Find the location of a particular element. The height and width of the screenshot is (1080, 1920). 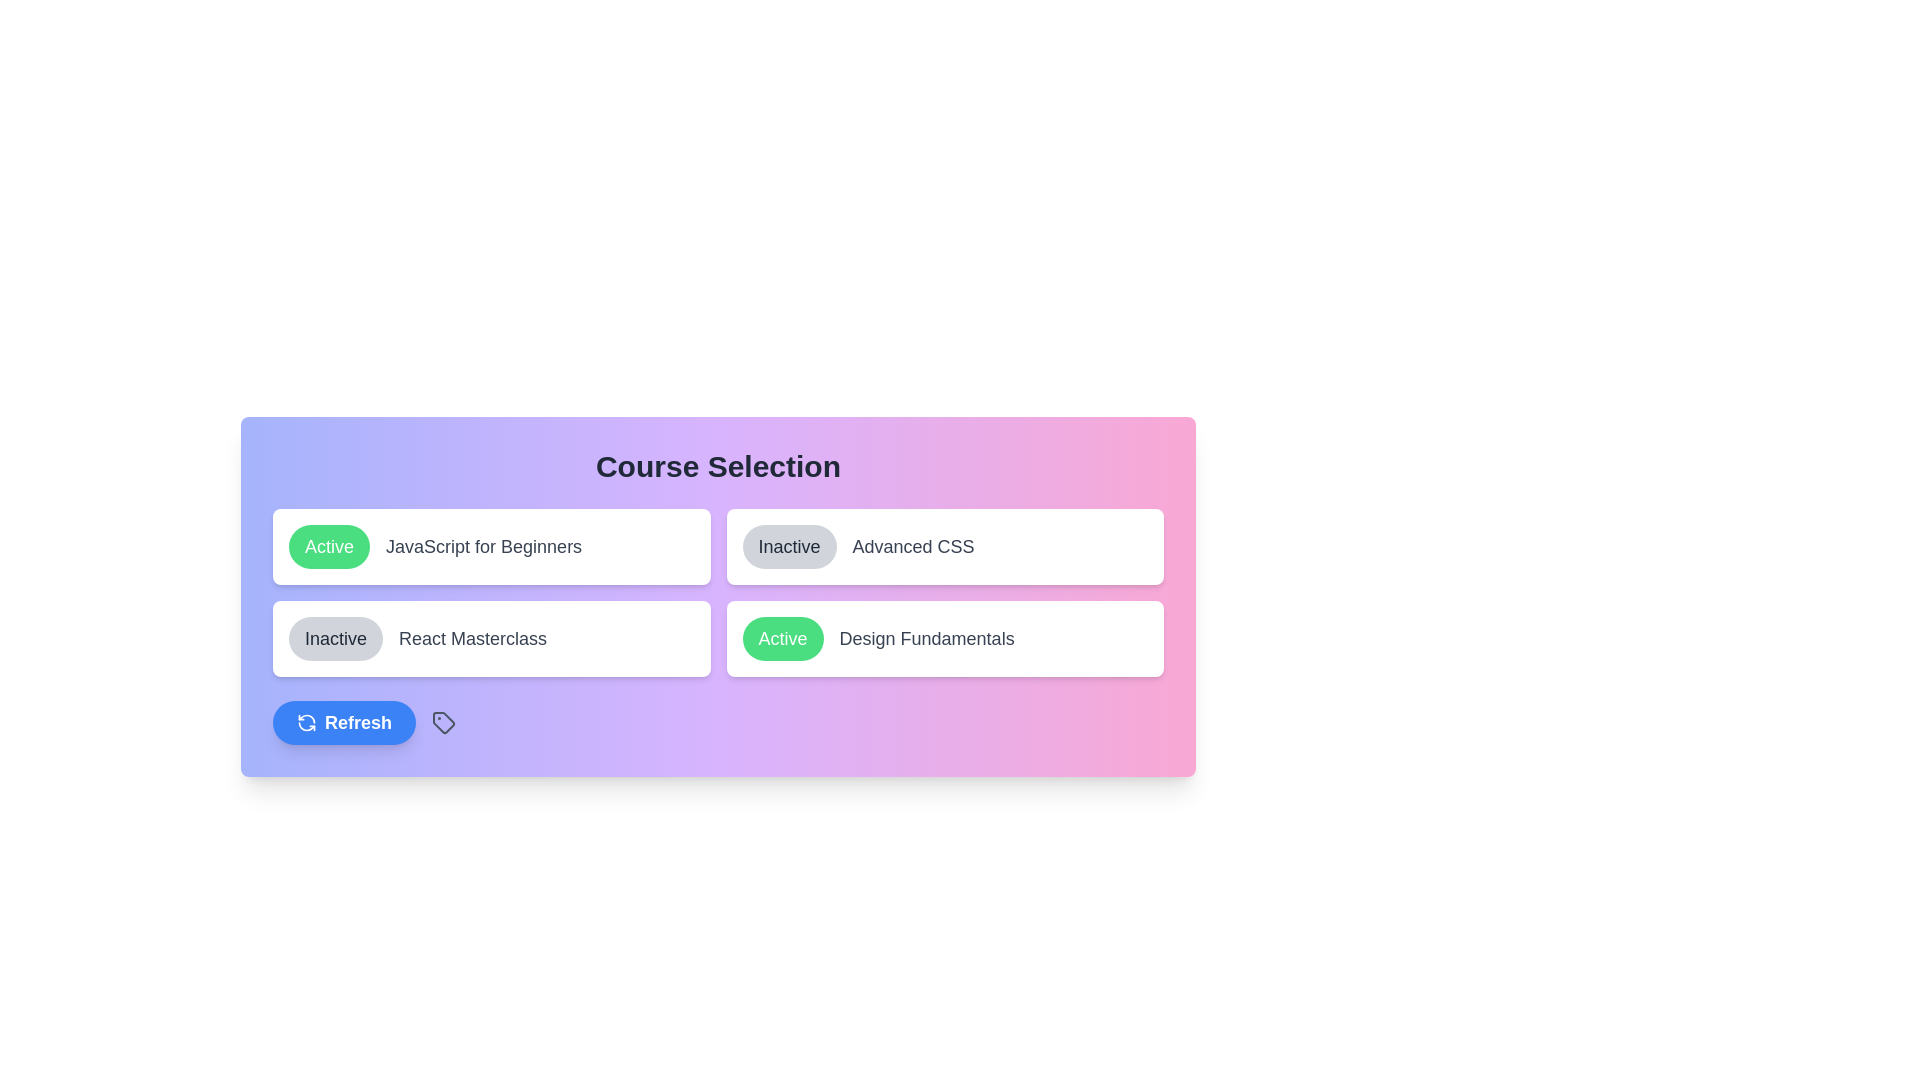

the text label for the course titled 'Design Fundamentals', which is horizontally aligned to the right of the green 'Active' badge within the course selection card is located at coordinates (926, 639).